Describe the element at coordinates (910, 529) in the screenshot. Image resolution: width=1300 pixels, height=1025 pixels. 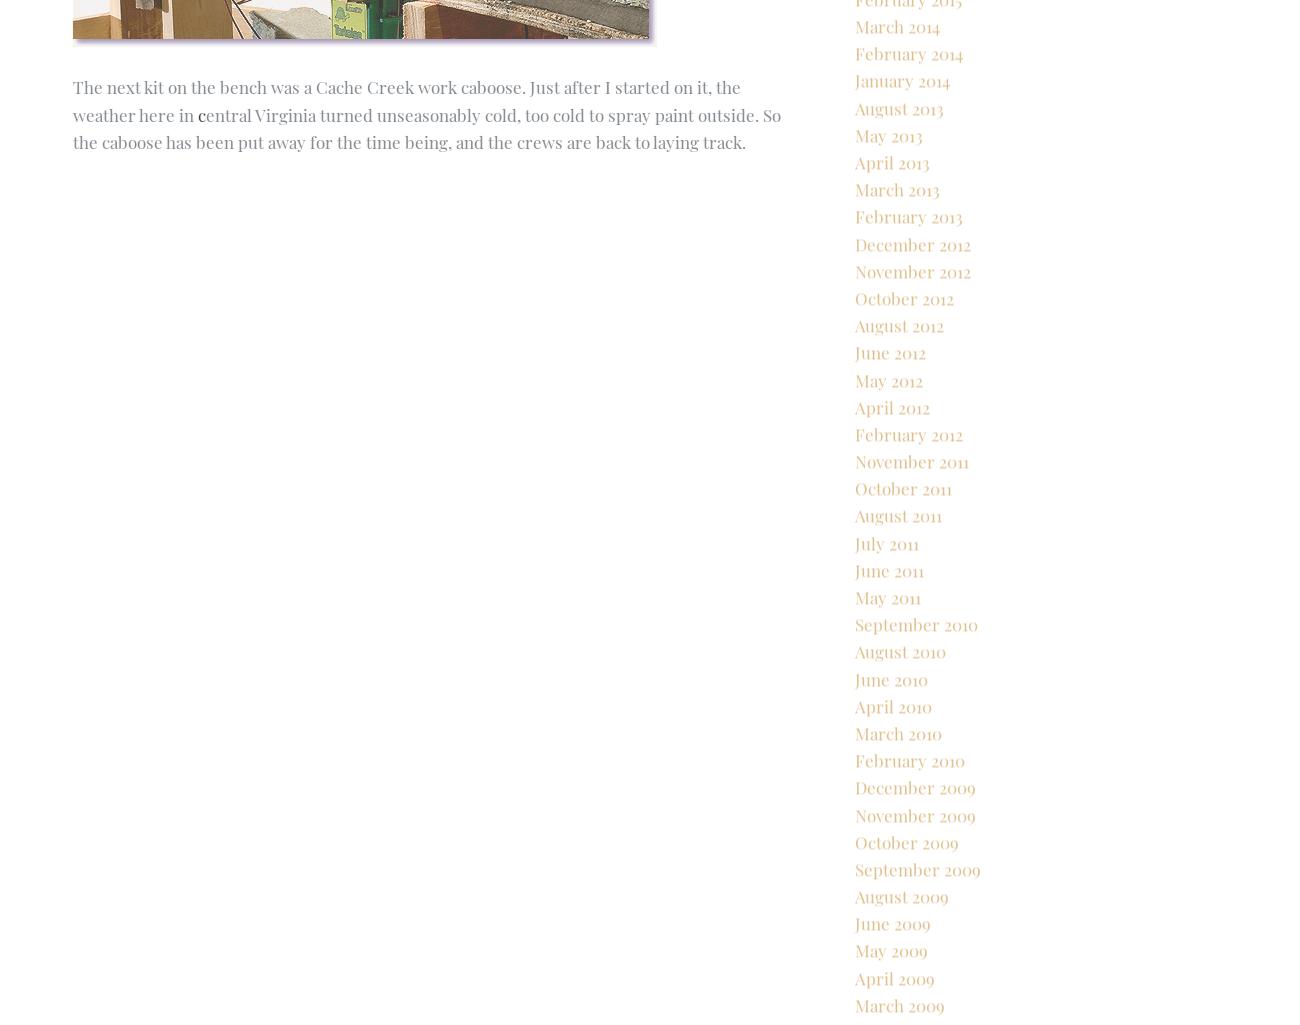
I see `'November 2011'` at that location.